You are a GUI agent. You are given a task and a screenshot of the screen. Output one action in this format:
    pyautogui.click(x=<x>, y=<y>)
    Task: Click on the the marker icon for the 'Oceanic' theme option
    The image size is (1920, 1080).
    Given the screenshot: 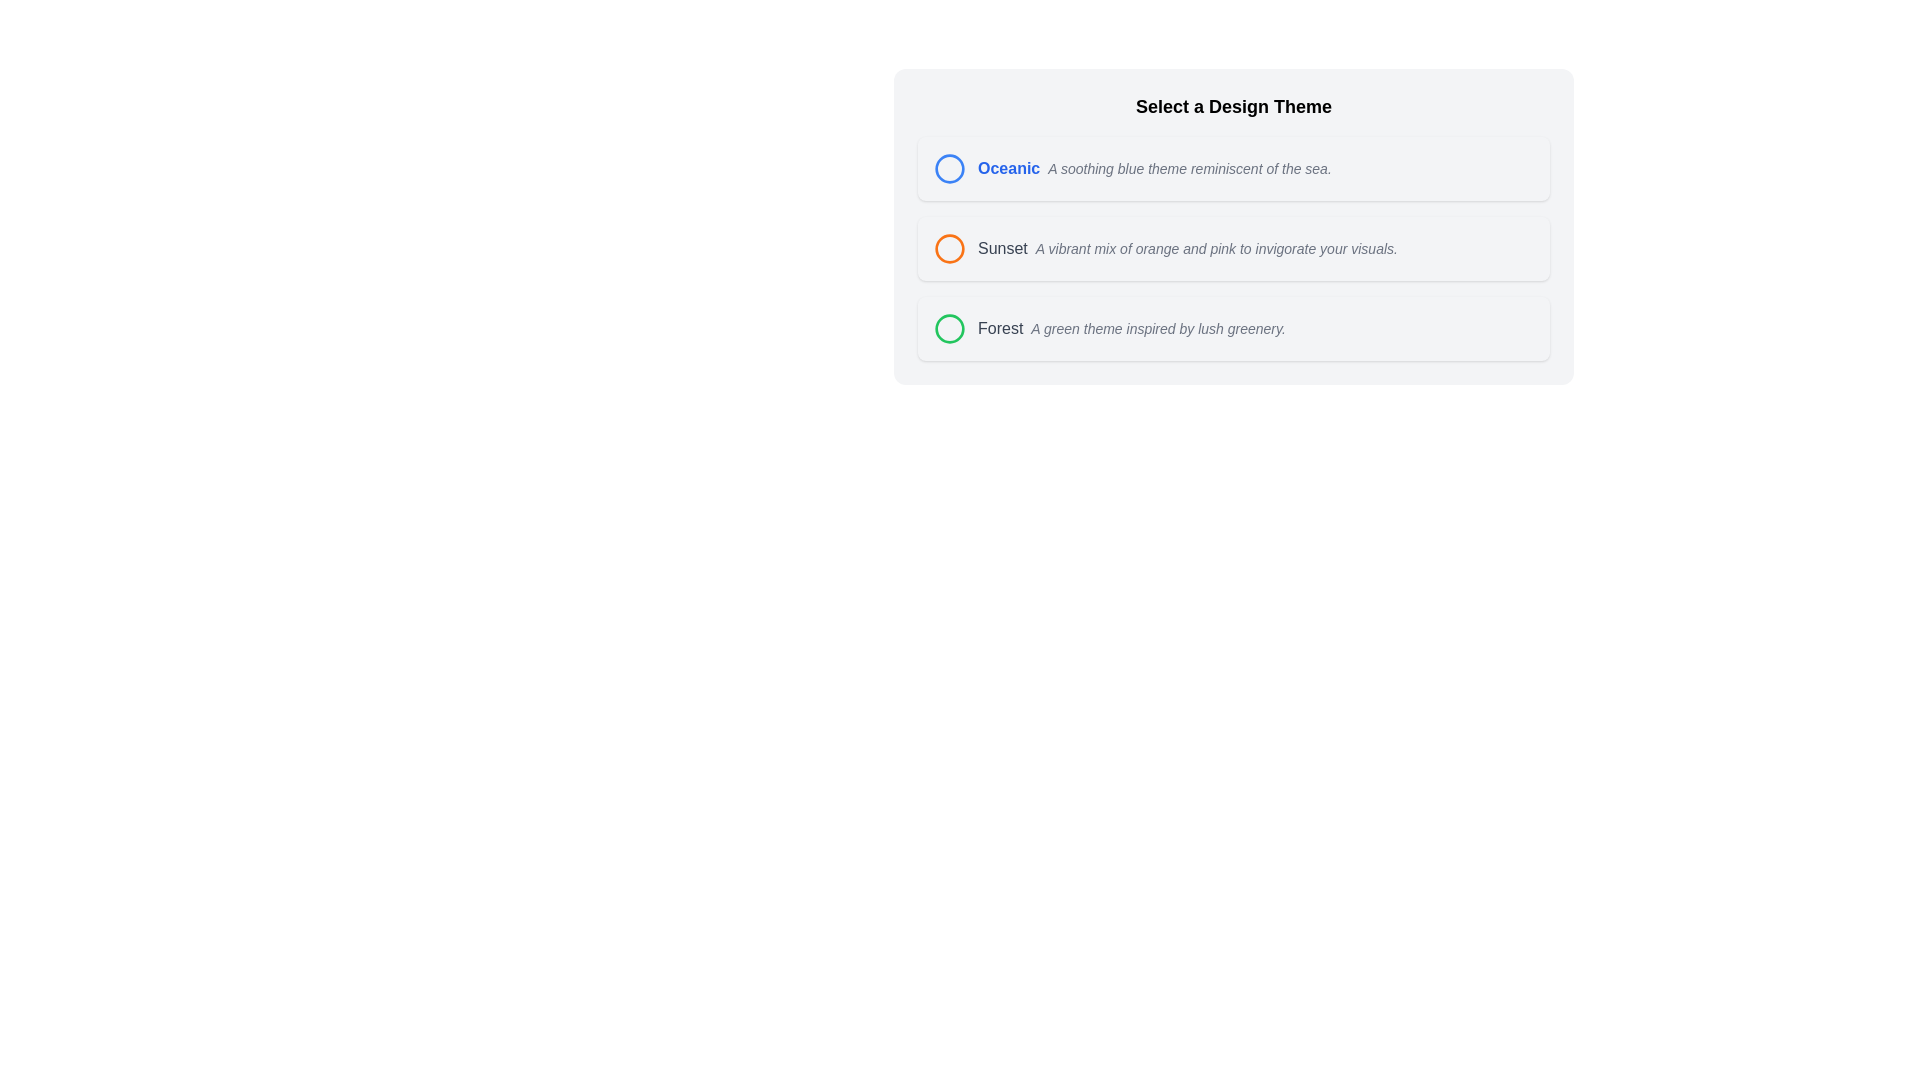 What is the action you would take?
    pyautogui.click(x=949, y=168)
    